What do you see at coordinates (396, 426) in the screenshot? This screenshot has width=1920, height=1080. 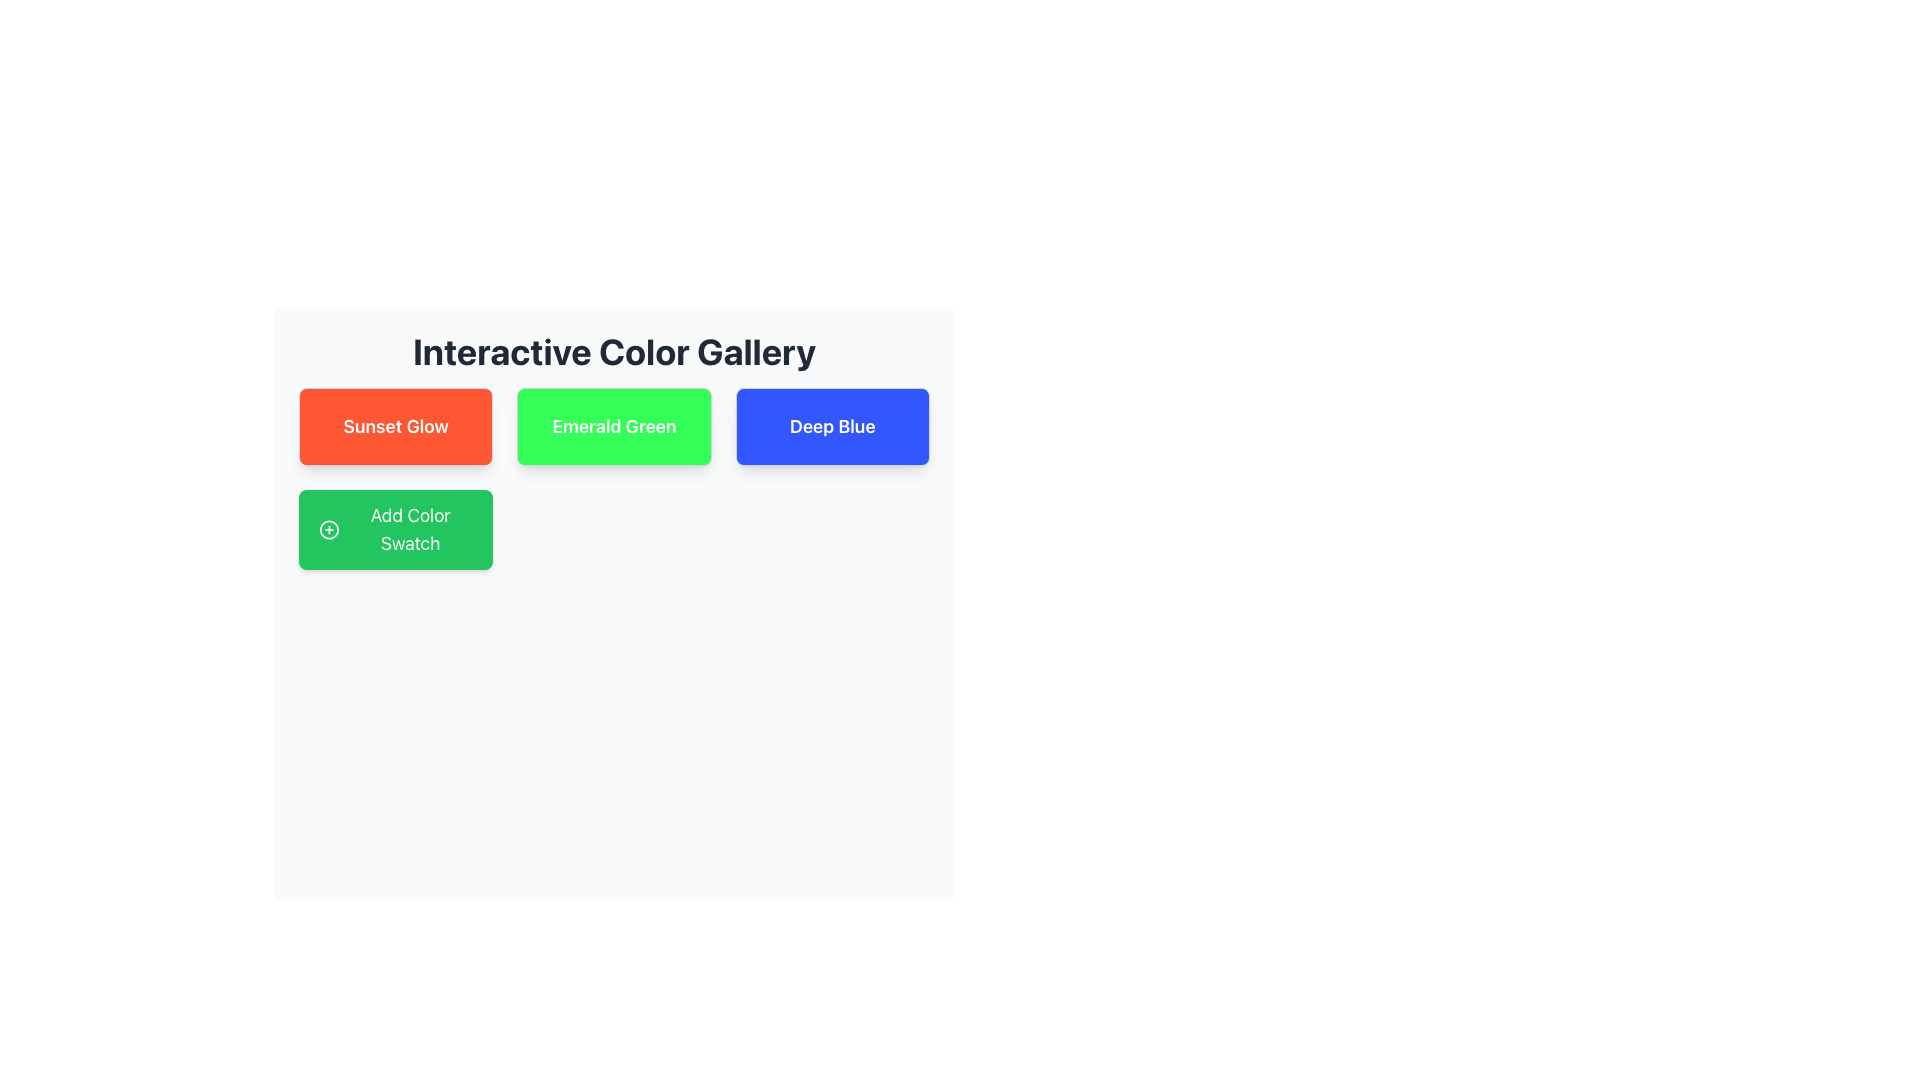 I see `the TextDisplay element with the vibrant orange background that displays 'Sunset Glow' in bold white font, located in the top-left corner of the grid layout` at bounding box center [396, 426].